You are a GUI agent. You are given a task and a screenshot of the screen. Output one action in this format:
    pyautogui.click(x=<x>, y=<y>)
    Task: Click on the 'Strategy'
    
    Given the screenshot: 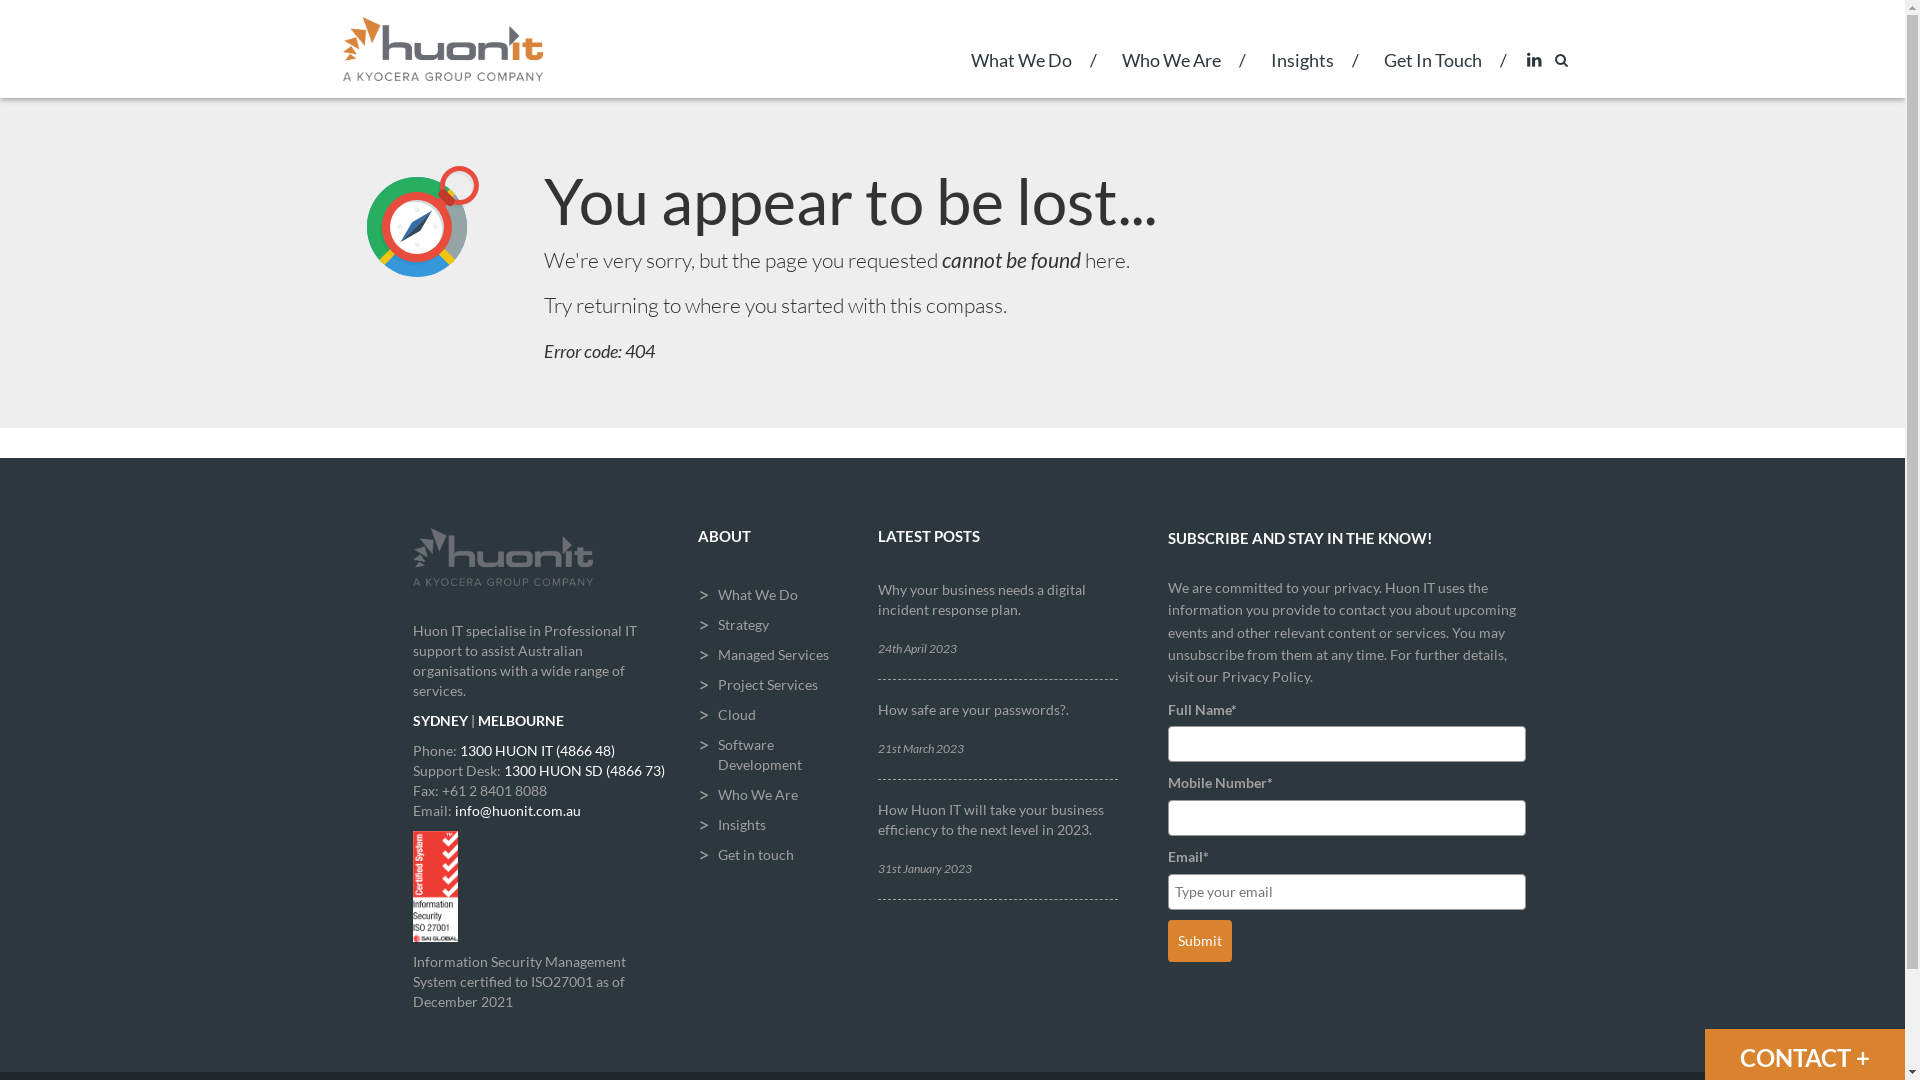 What is the action you would take?
    pyautogui.click(x=771, y=623)
    